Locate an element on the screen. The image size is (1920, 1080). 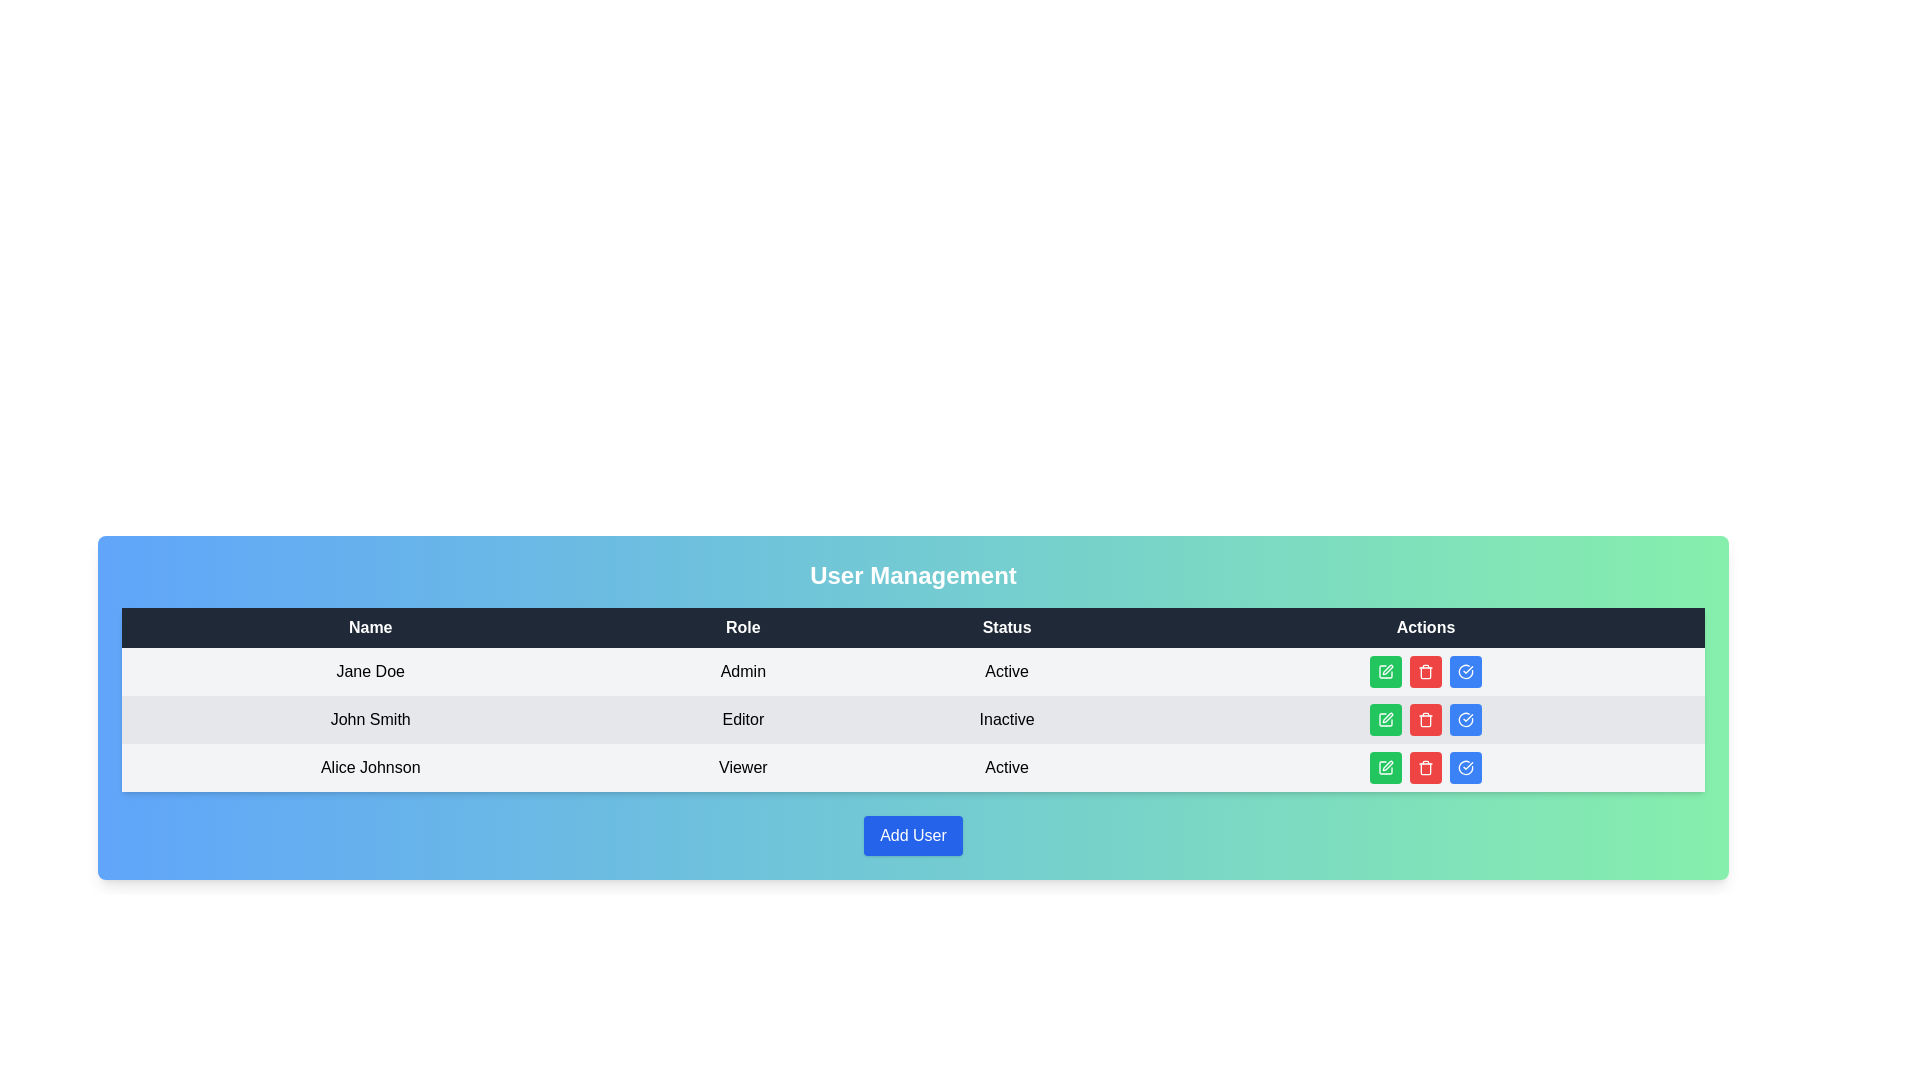
the blue circular icon with a white checkmark inside, located on the right-hand side of the action buttons in the third row of the table is located at coordinates (1465, 671).